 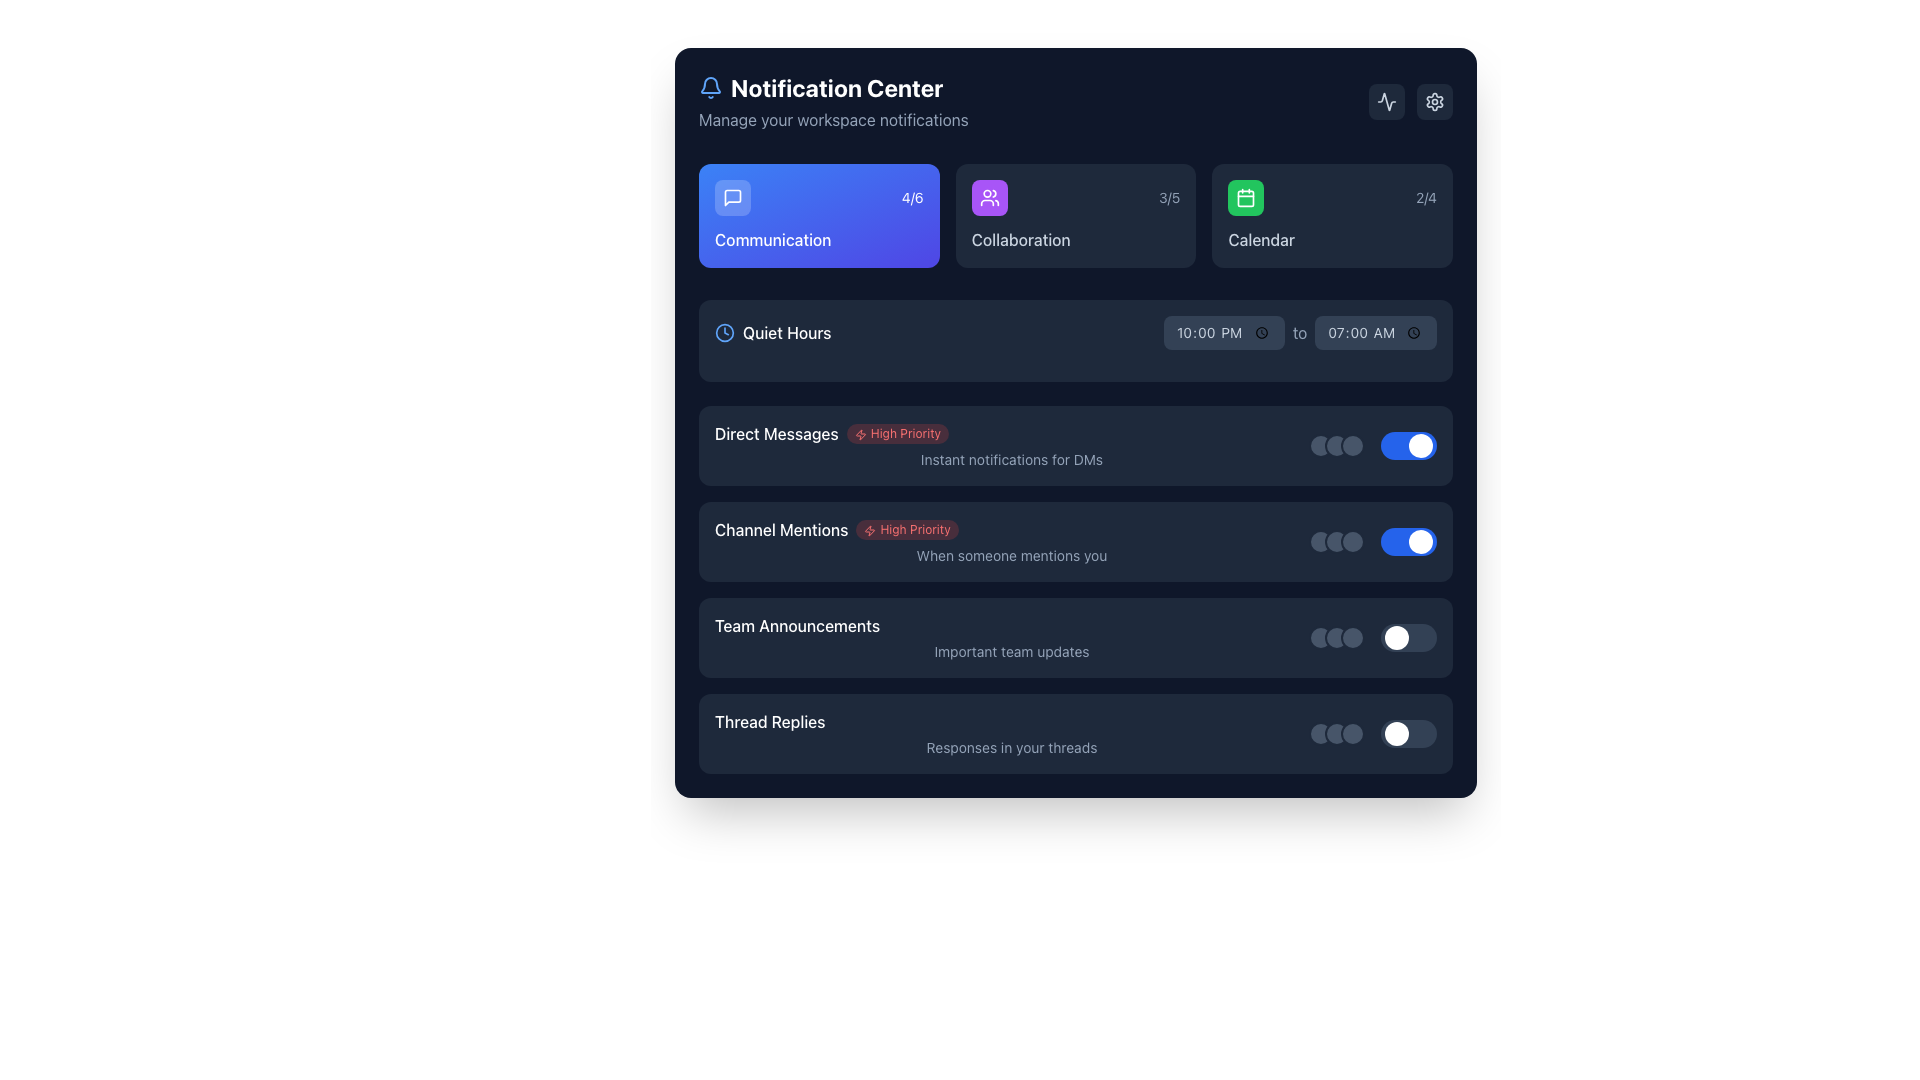 What do you see at coordinates (1074, 216) in the screenshot?
I see `the 'Collaboration' button-style card, which is the second card in a three-card grid layout positioned between 'Communication' and 'Calendar'` at bounding box center [1074, 216].